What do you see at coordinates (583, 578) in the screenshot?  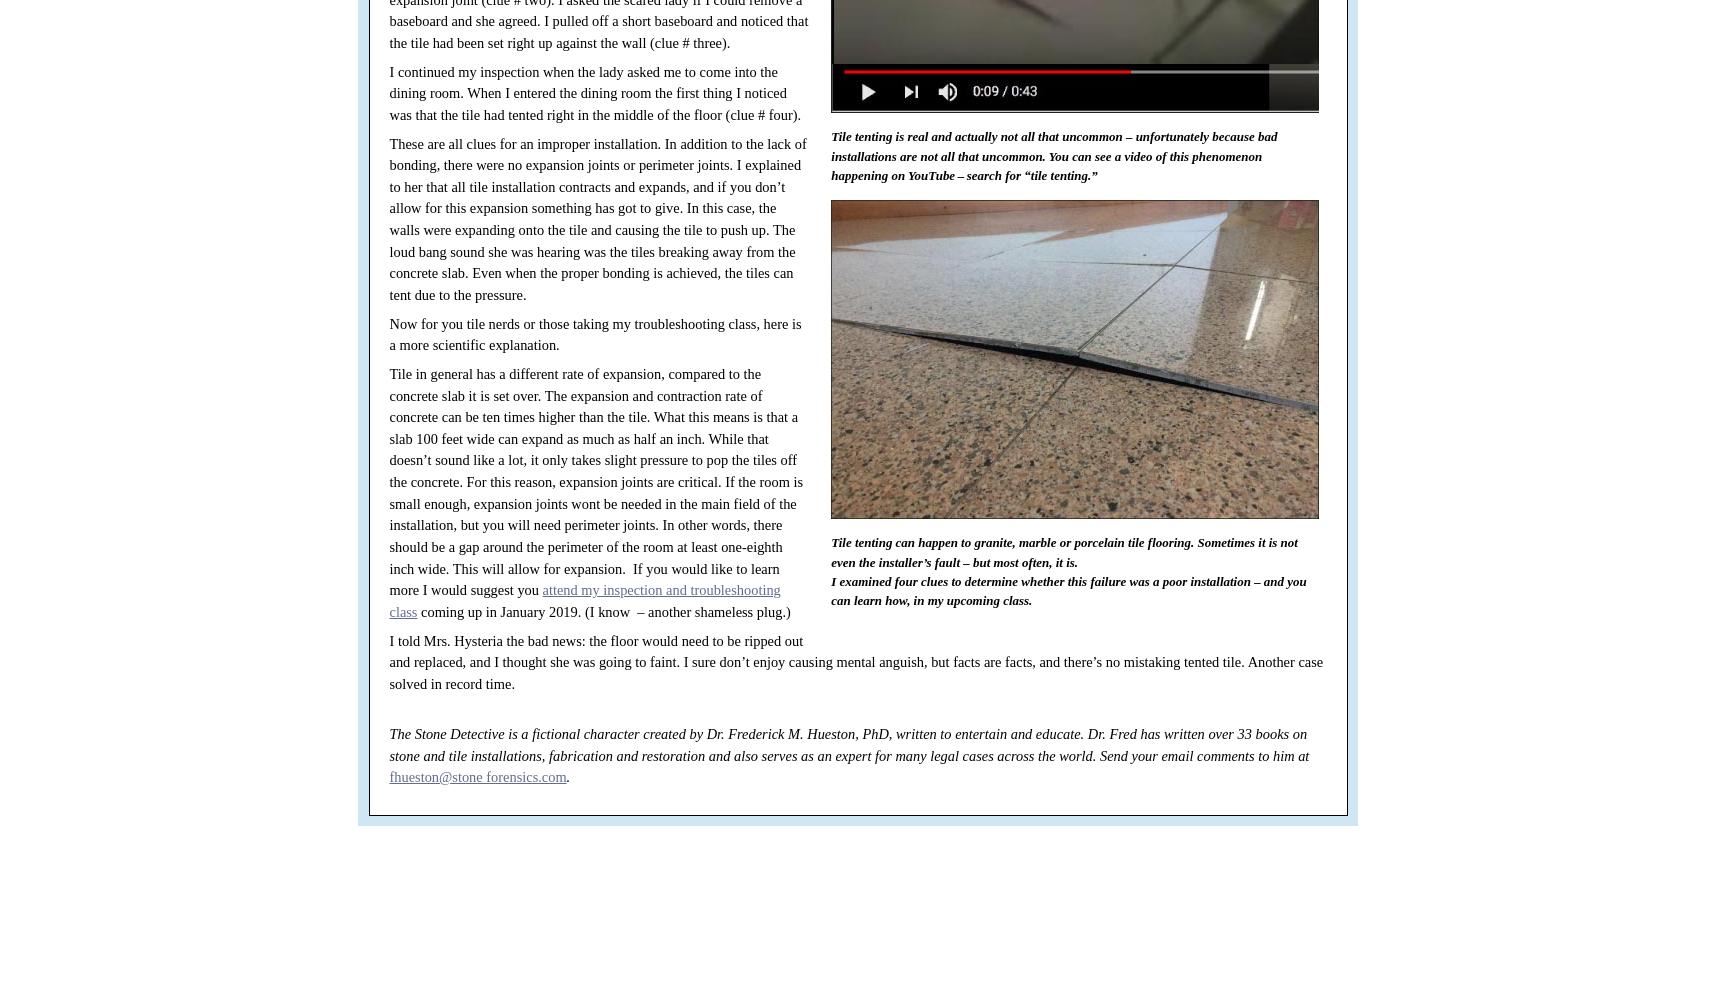 I see `'If you would like to learn more I would suggest you'` at bounding box center [583, 578].